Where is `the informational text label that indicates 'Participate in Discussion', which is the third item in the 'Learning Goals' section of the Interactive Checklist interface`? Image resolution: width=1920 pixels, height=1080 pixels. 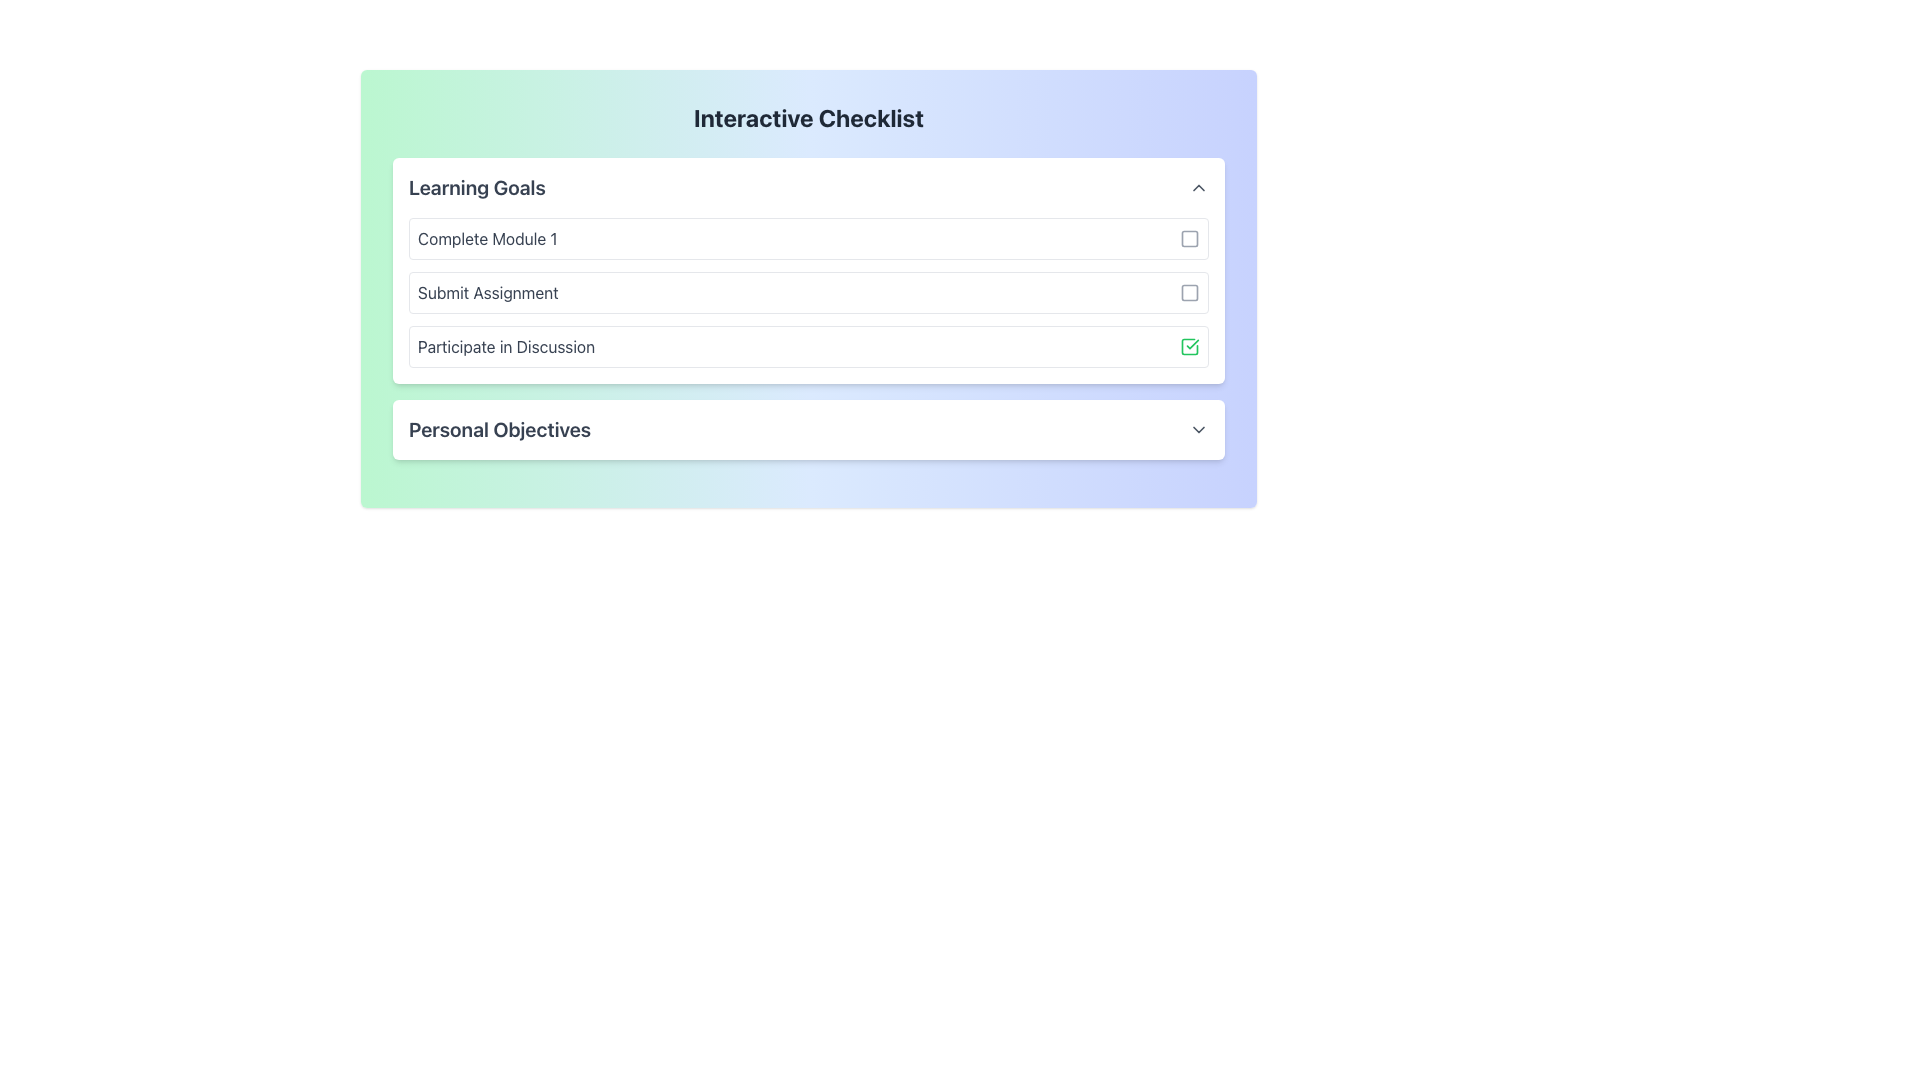 the informational text label that indicates 'Participate in Discussion', which is the third item in the 'Learning Goals' section of the Interactive Checklist interface is located at coordinates (506, 346).